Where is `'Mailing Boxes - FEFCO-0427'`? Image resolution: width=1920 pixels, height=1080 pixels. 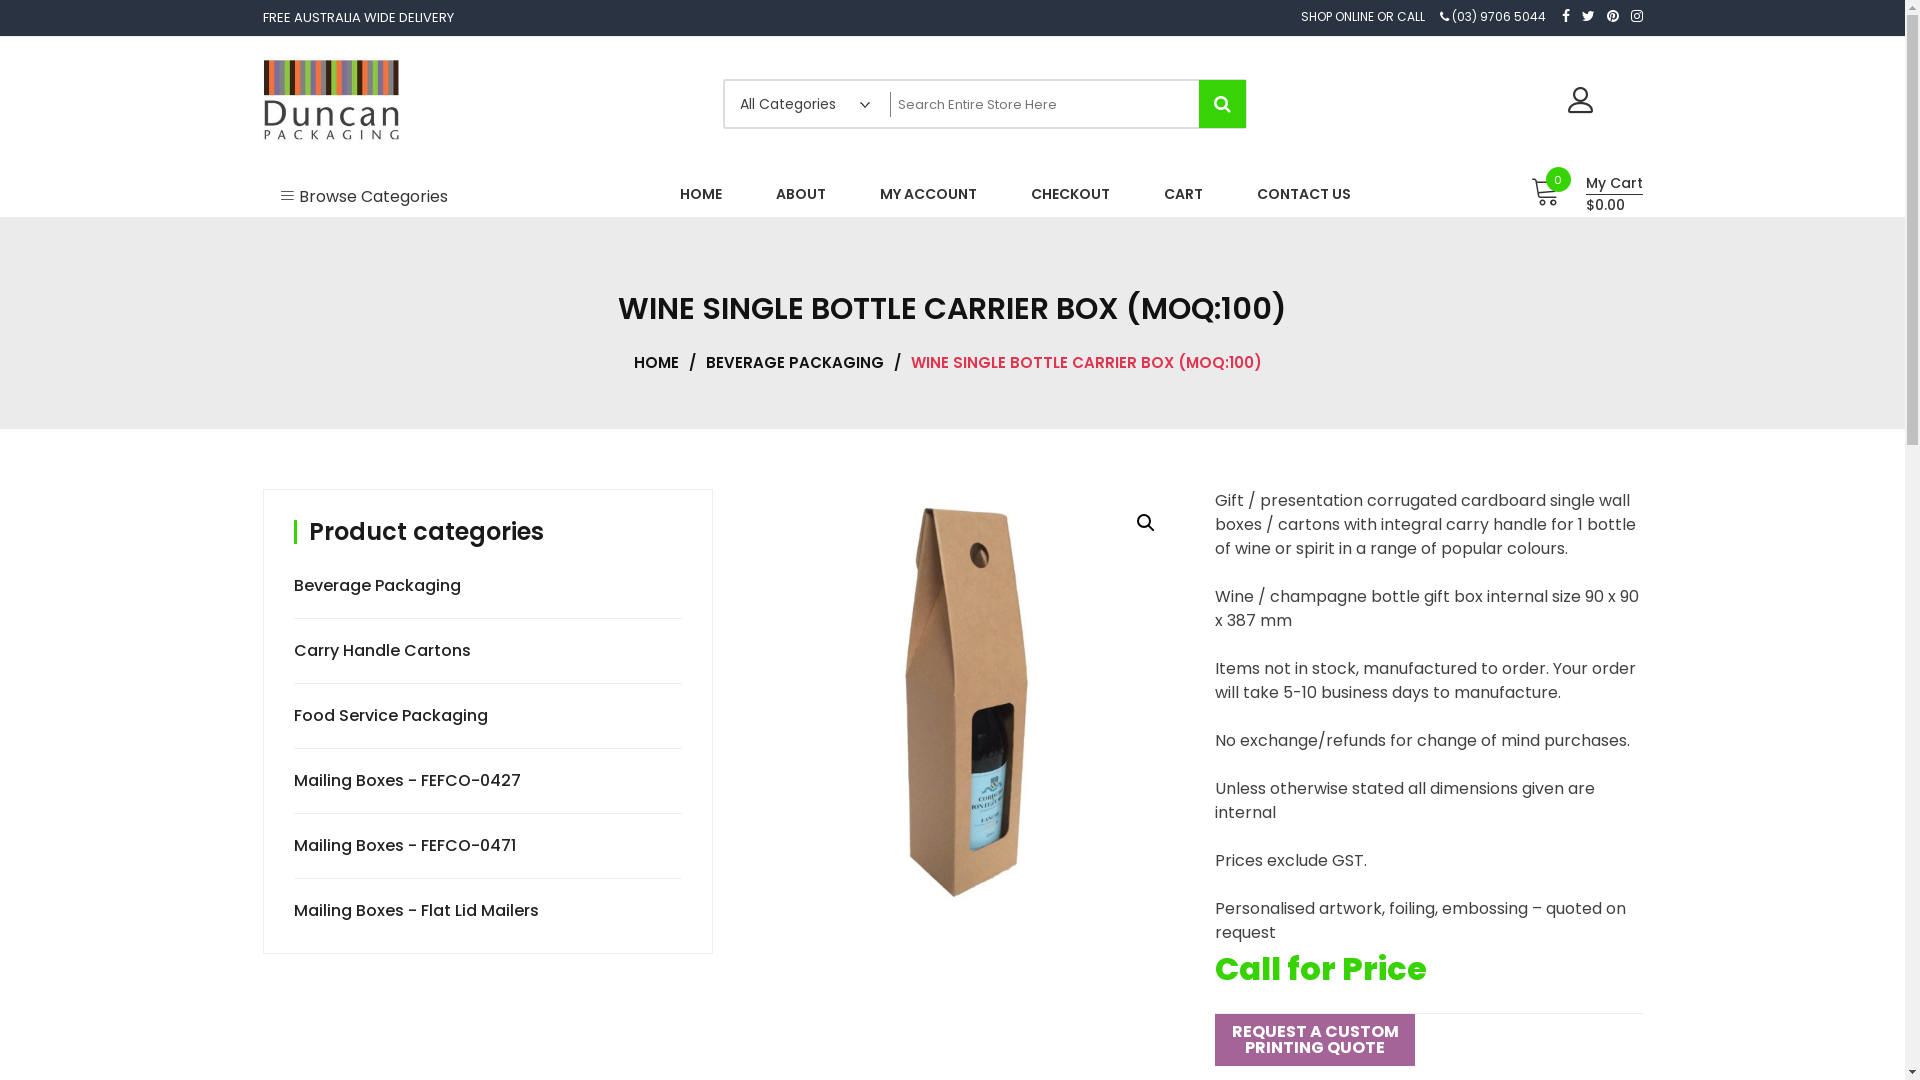 'Mailing Boxes - FEFCO-0427' is located at coordinates (408, 779).